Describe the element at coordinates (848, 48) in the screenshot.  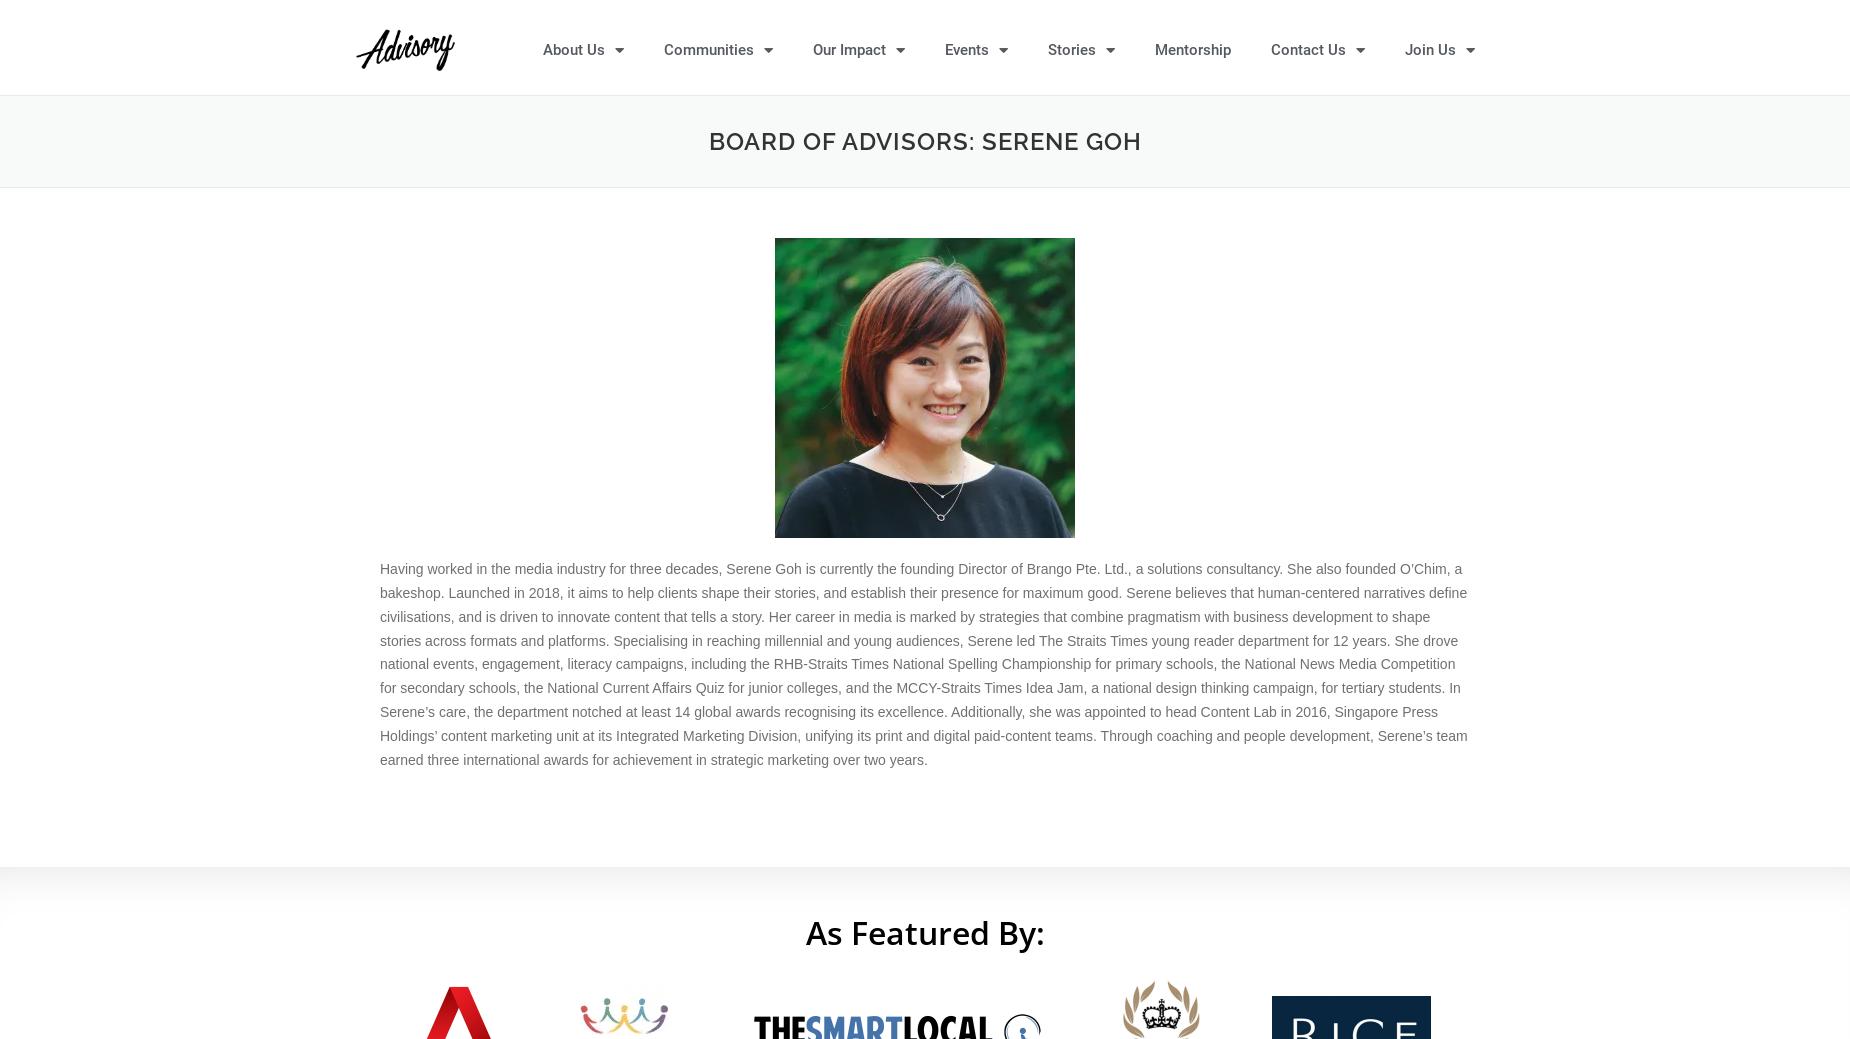
I see `'Our Impact'` at that location.